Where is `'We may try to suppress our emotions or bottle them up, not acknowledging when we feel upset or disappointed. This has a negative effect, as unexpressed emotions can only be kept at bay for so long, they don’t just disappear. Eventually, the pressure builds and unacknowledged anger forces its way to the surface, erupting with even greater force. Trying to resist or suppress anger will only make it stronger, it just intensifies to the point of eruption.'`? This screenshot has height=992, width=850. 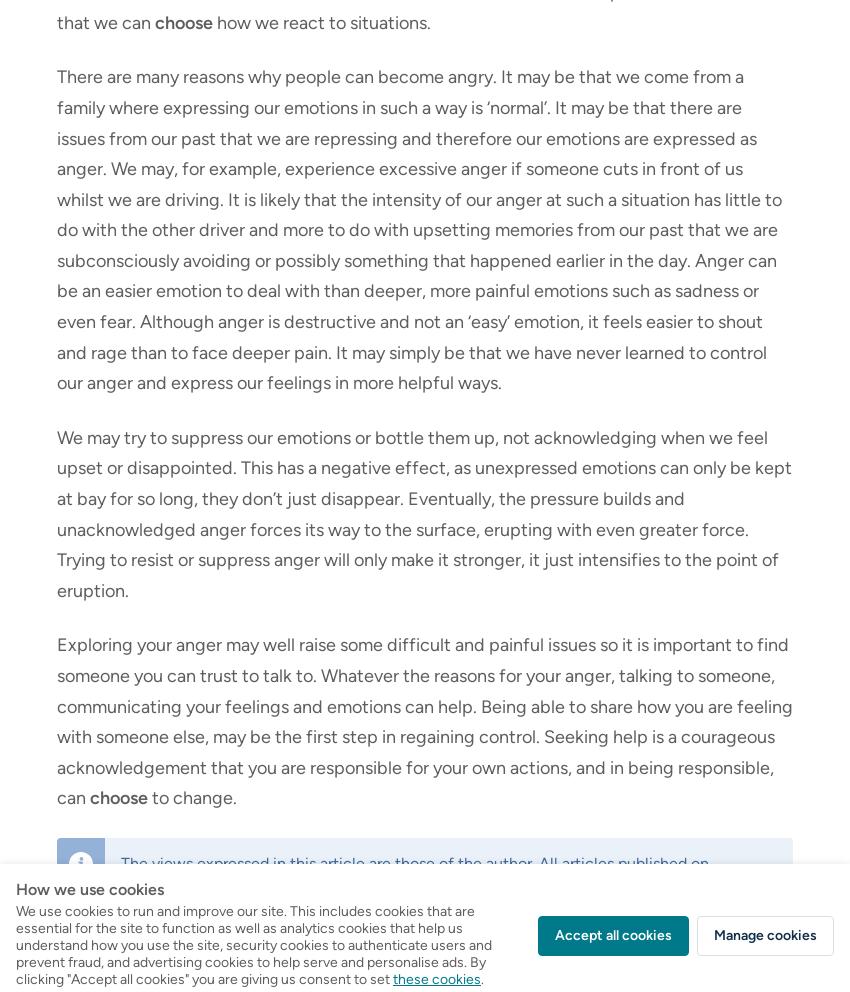 'We may try to suppress our emotions or bottle them up, not acknowledging when we feel upset or disappointed. This has a negative effect, as unexpressed emotions can only be kept at bay for so long, they don’t just disappear. Eventually, the pressure builds and unacknowledged anger forces its way to the surface, erupting with even greater force. Trying to resist or suppress anger will only make it stronger, it just intensifies to the point of eruption.' is located at coordinates (424, 512).